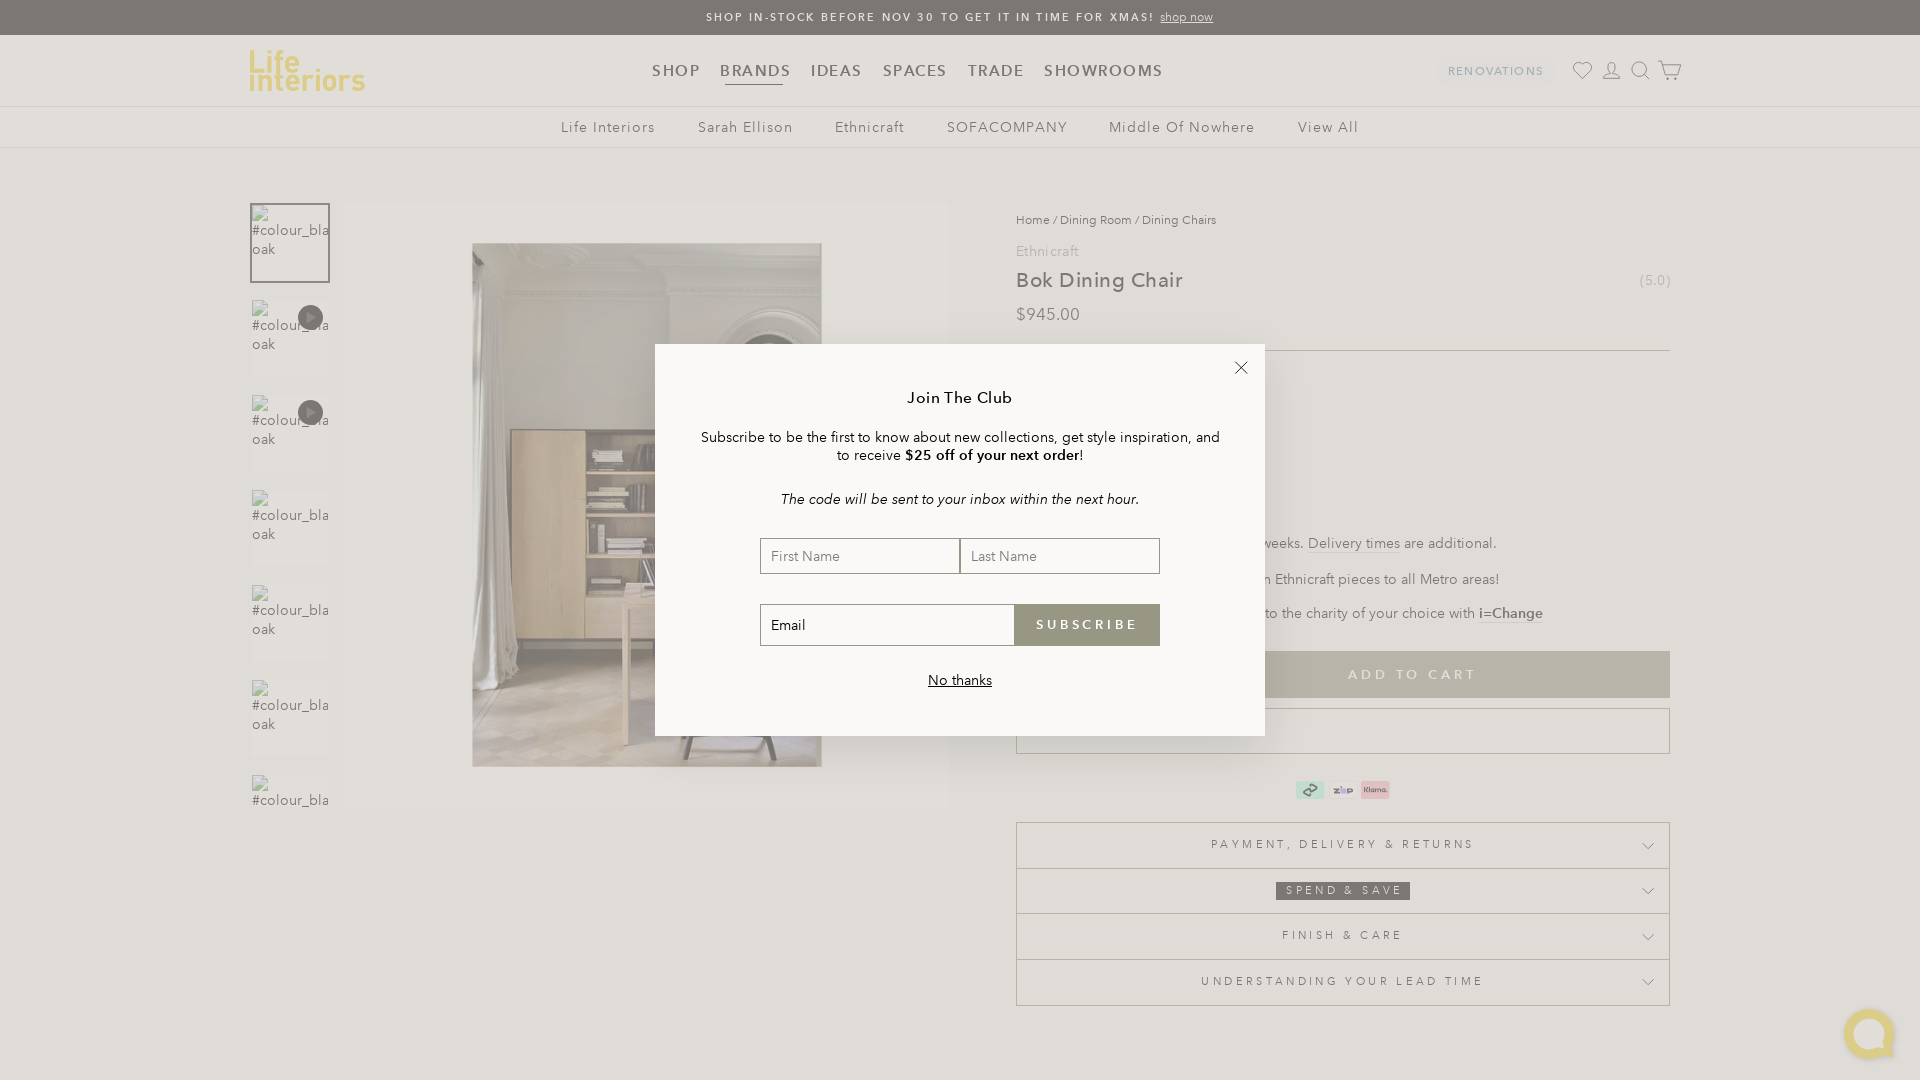  Describe the element at coordinates (1669, 69) in the screenshot. I see `'CART'` at that location.